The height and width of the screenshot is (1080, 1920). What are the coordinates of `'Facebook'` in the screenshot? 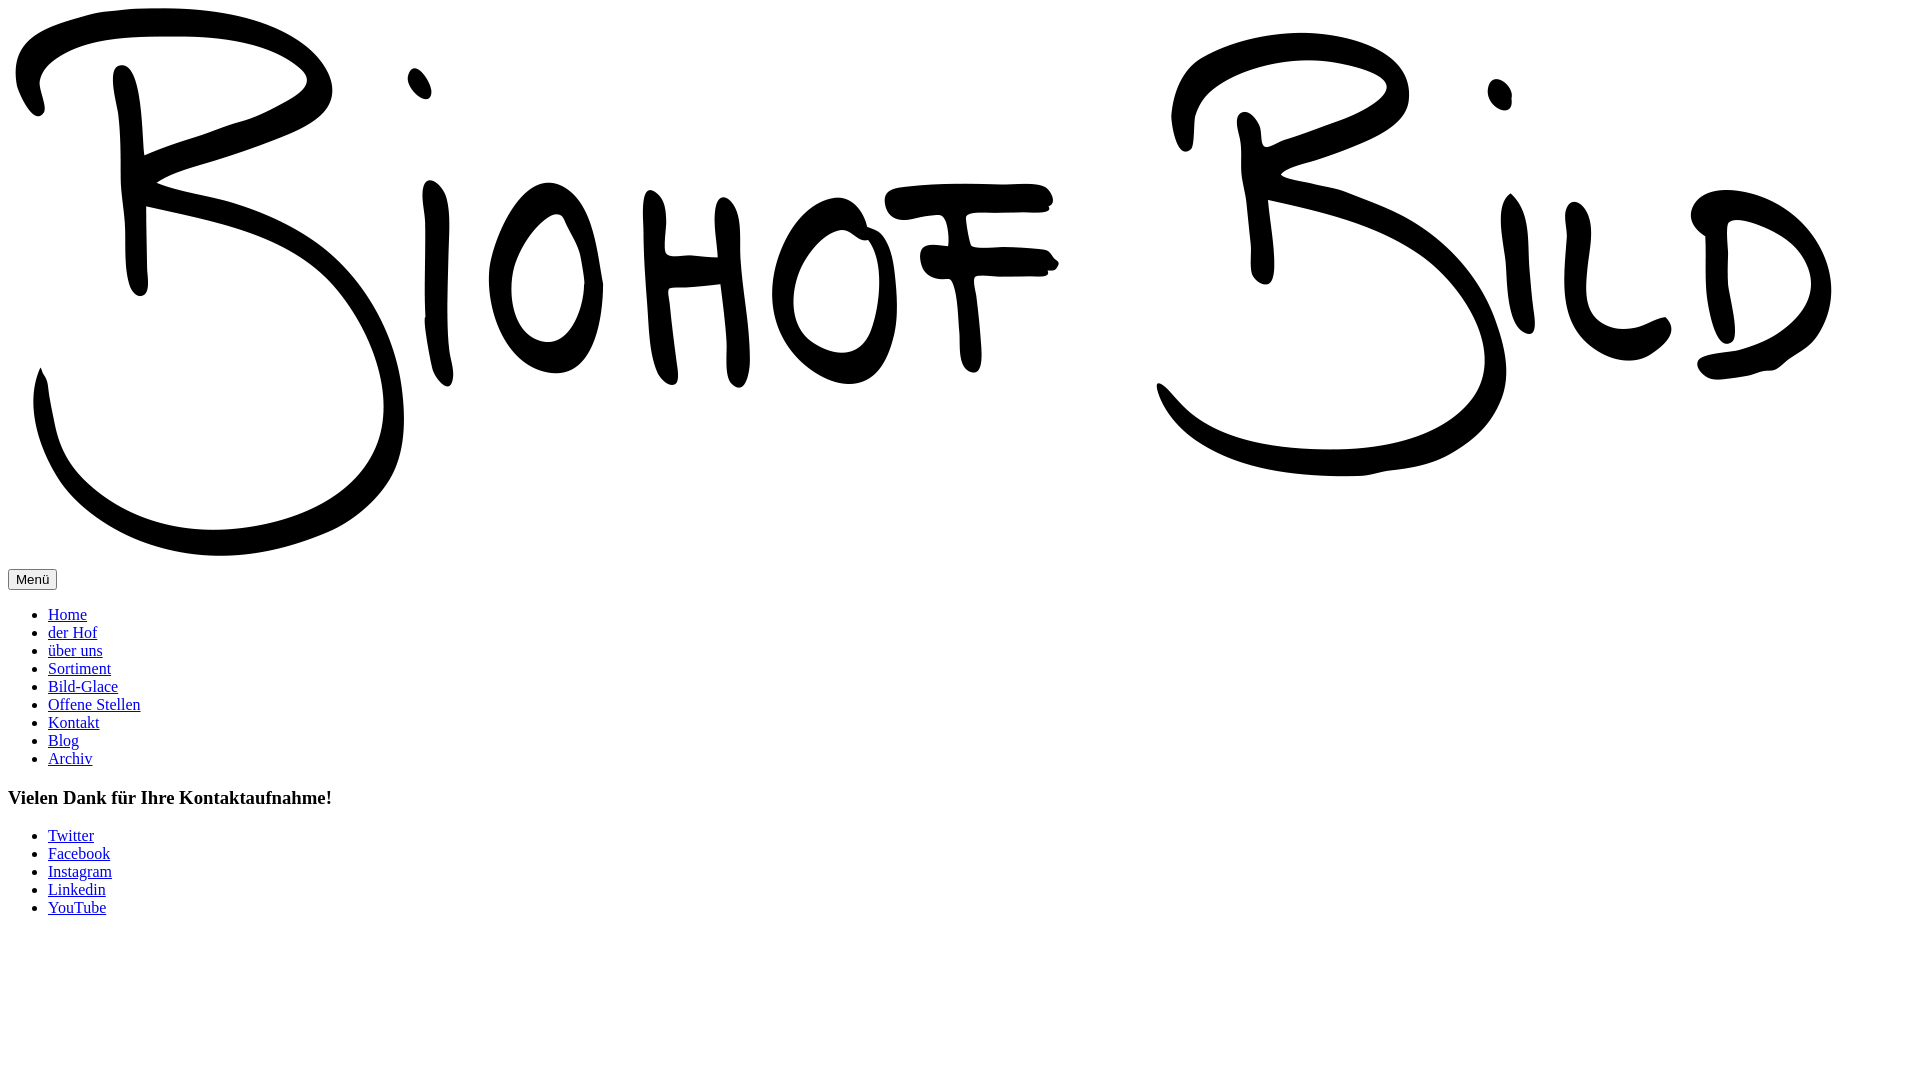 It's located at (78, 853).